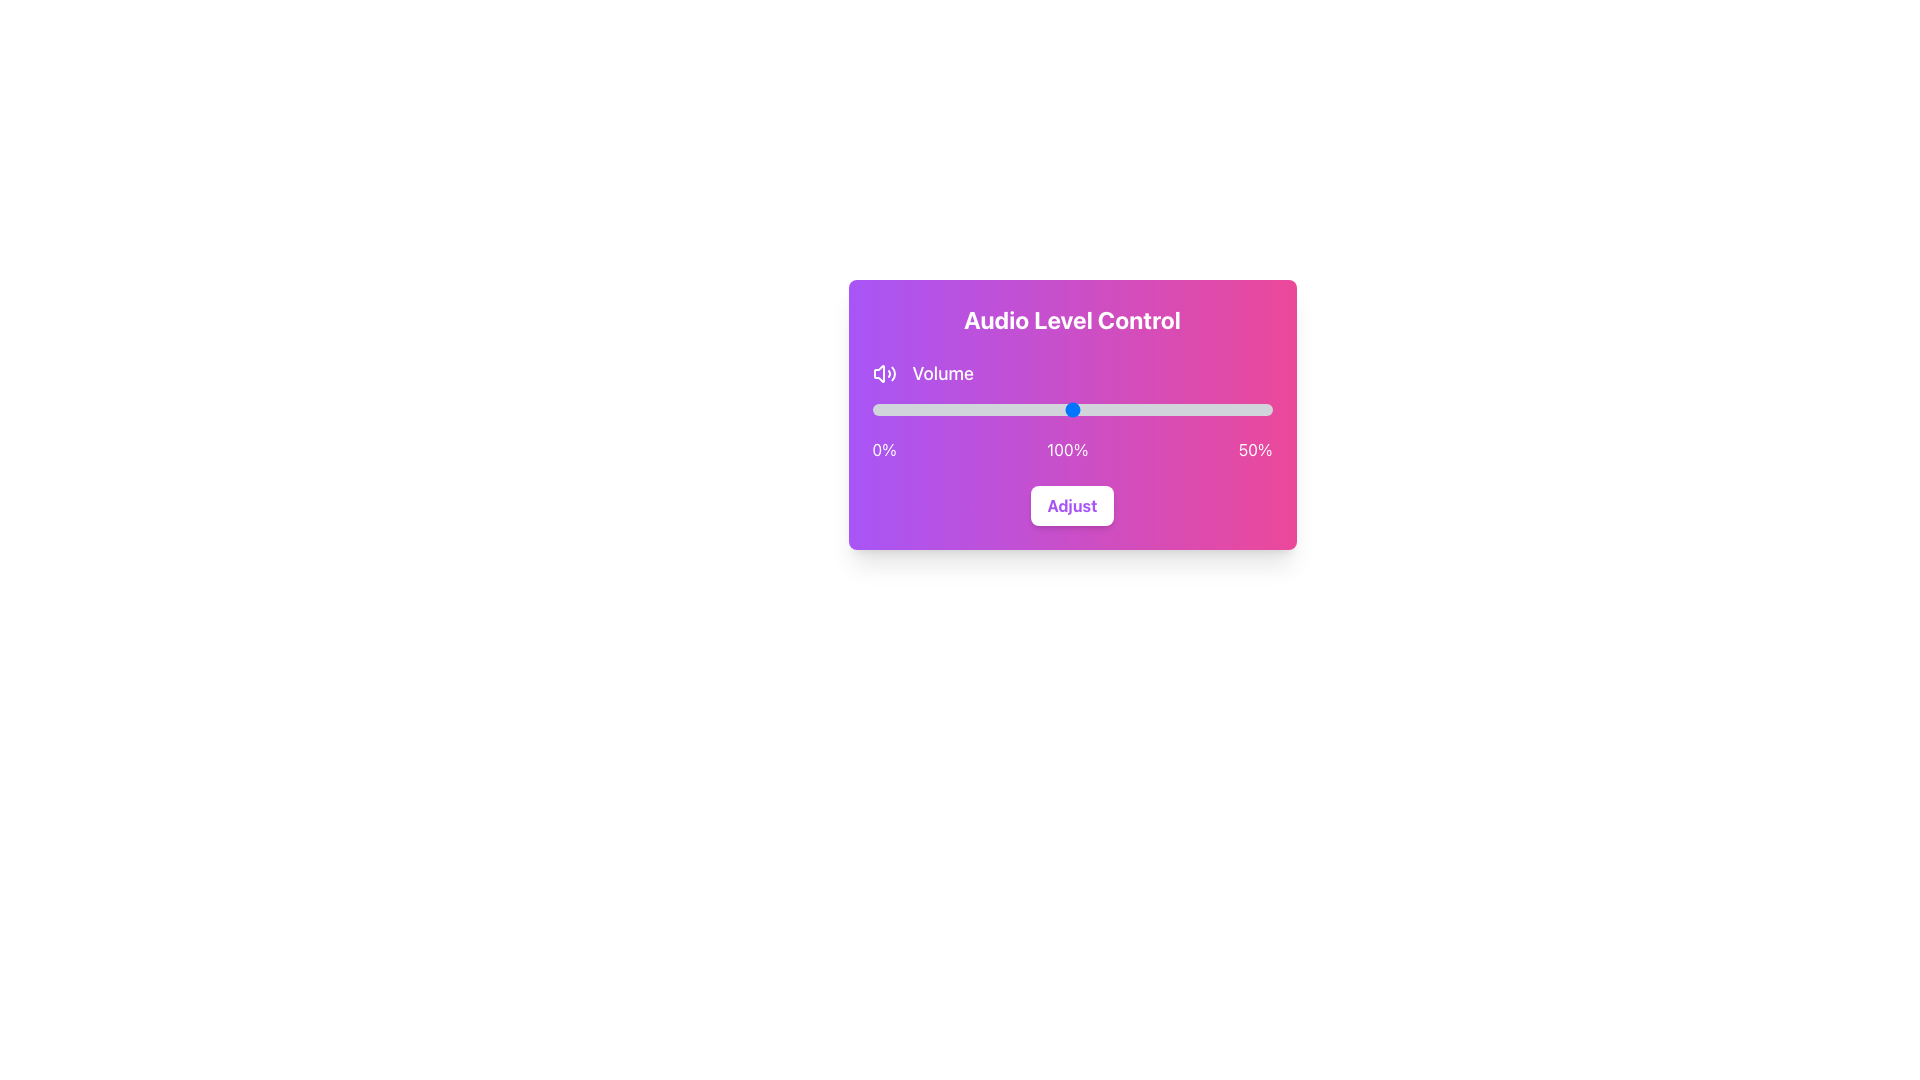 The width and height of the screenshot is (1920, 1080). What do you see at coordinates (1071, 374) in the screenshot?
I see `the Text and Icon Label Group containing the 'Volume' label and speaker icon, positioned near the top of the 'Audio Level Control' panel` at bounding box center [1071, 374].